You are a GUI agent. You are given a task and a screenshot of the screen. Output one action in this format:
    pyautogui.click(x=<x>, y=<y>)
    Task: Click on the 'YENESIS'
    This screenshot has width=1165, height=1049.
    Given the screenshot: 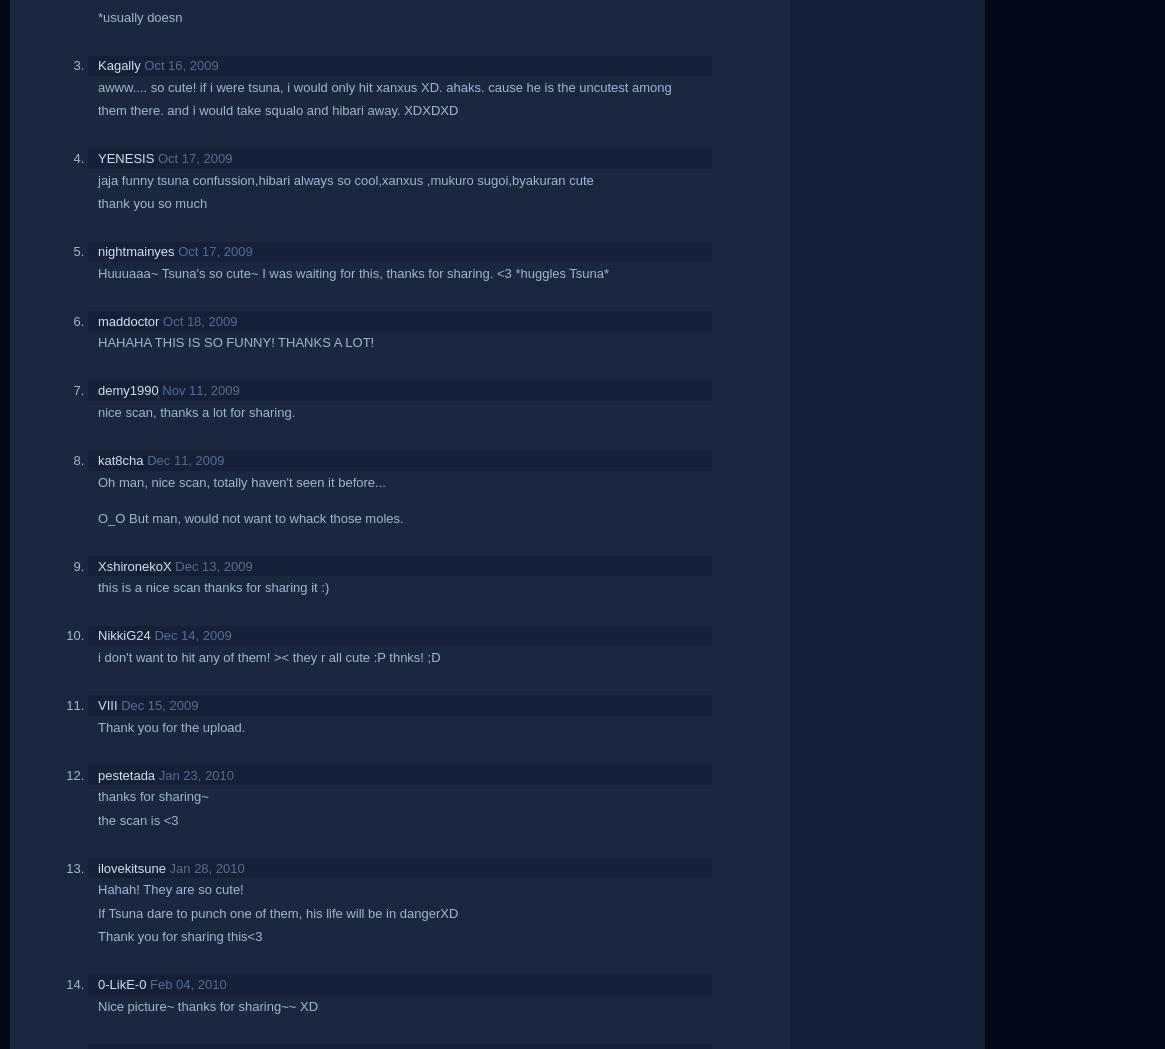 What is the action you would take?
    pyautogui.click(x=126, y=158)
    